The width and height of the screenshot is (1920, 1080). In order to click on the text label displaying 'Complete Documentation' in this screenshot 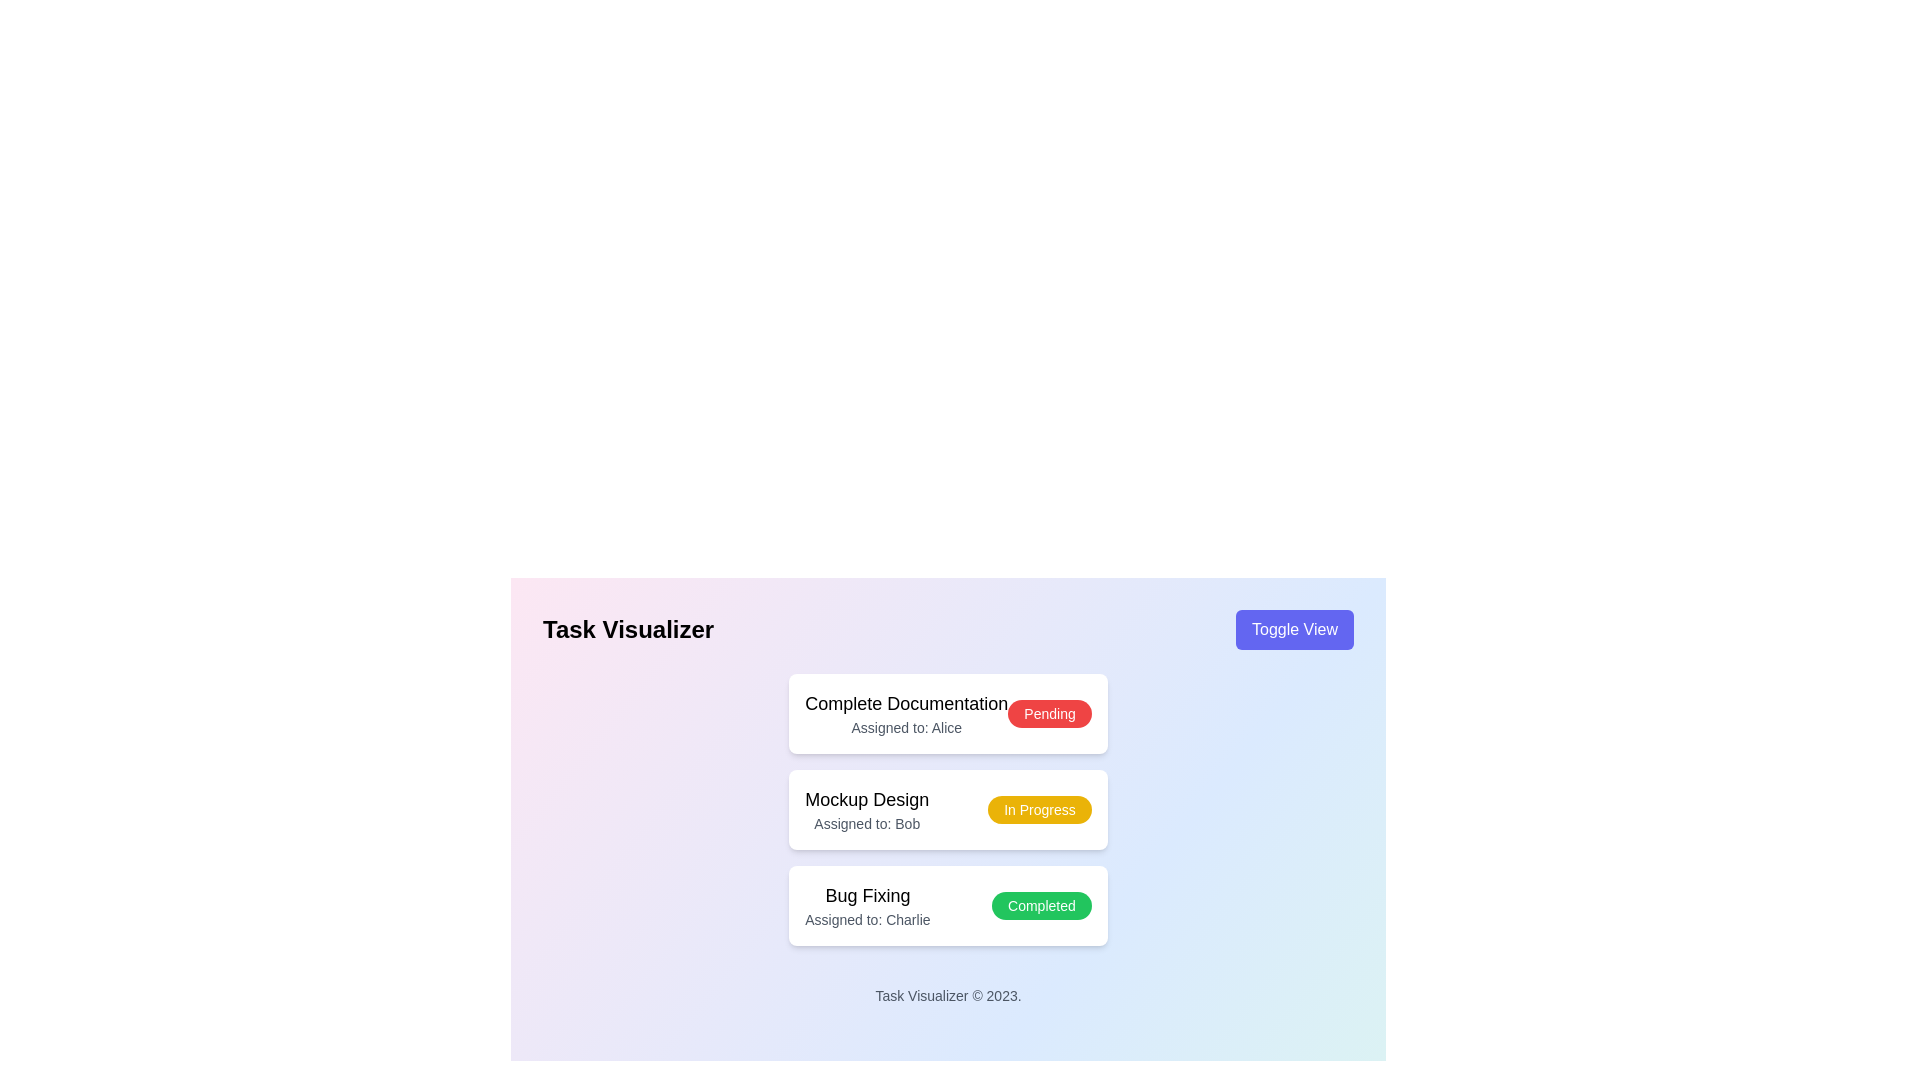, I will do `click(905, 703)`.